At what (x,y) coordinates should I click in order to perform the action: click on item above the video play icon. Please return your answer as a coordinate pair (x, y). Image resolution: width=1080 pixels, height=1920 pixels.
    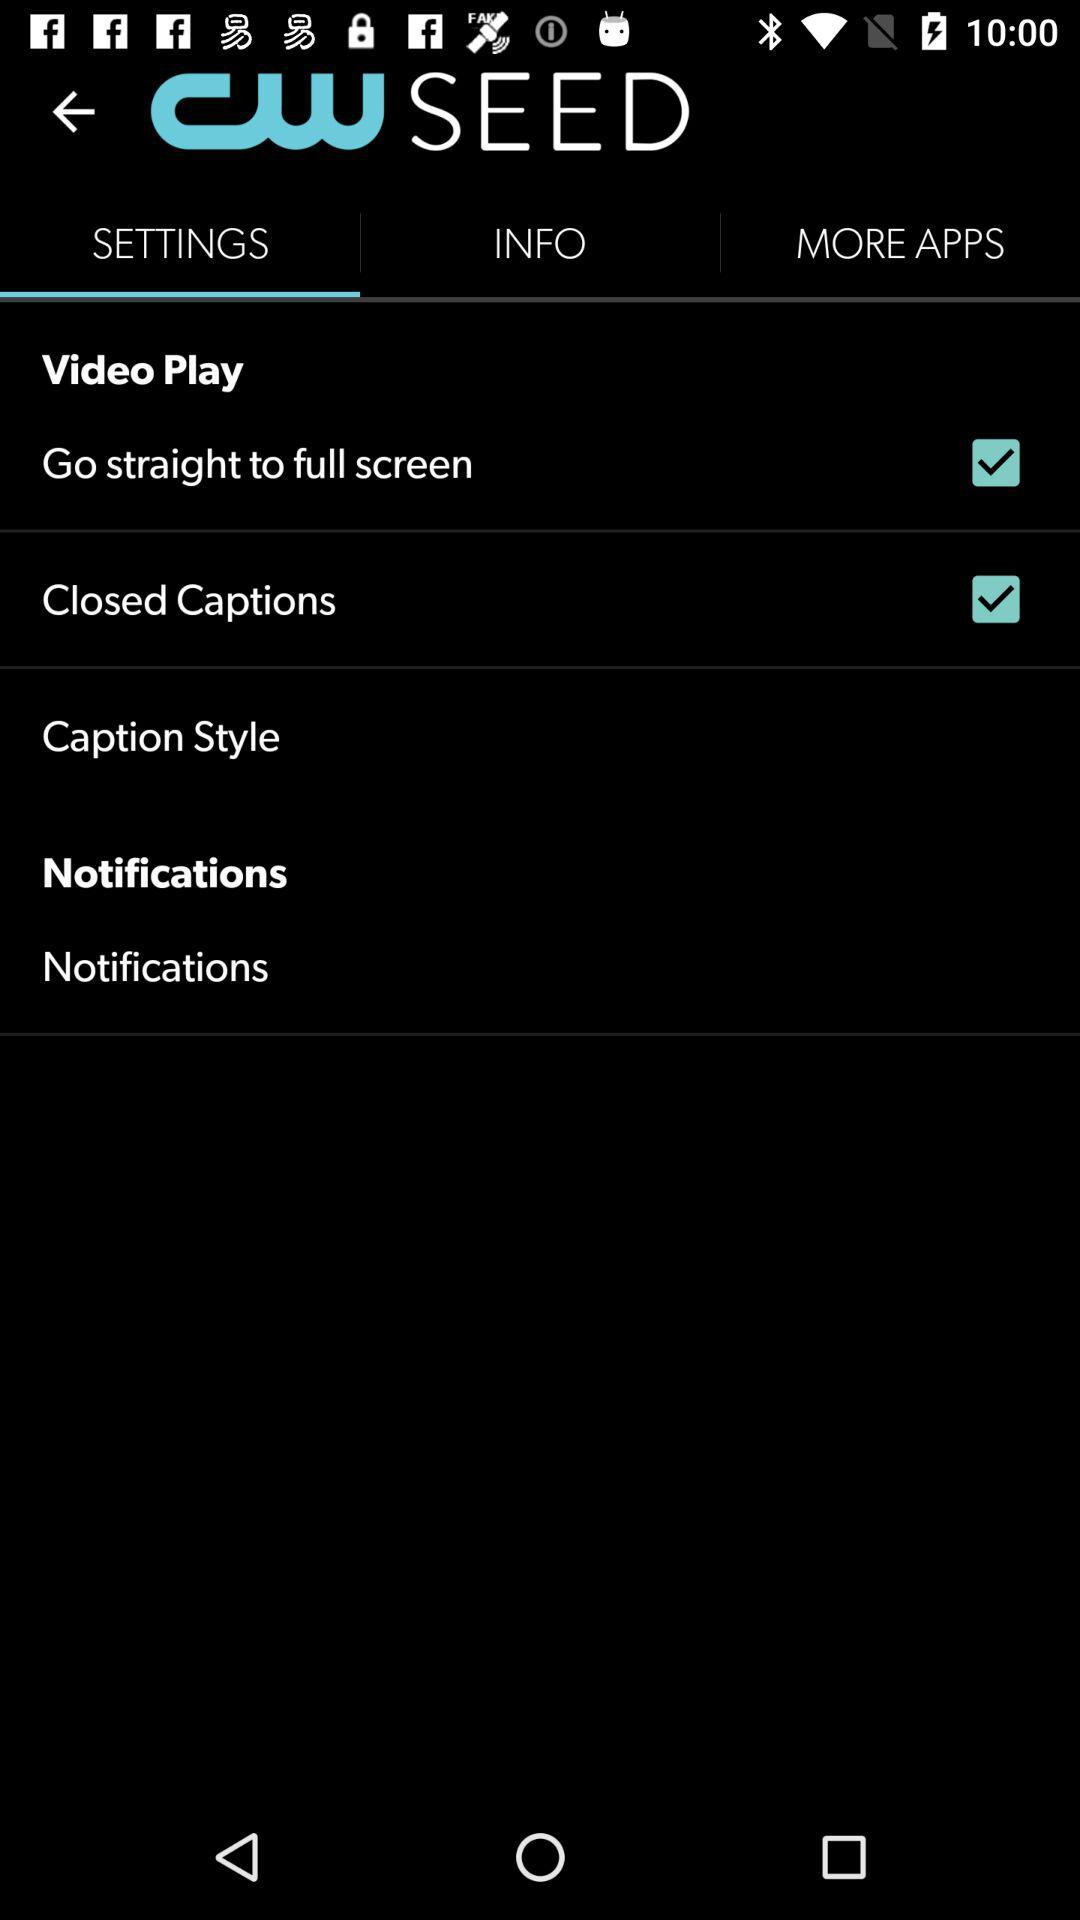
    Looking at the image, I should click on (898, 242).